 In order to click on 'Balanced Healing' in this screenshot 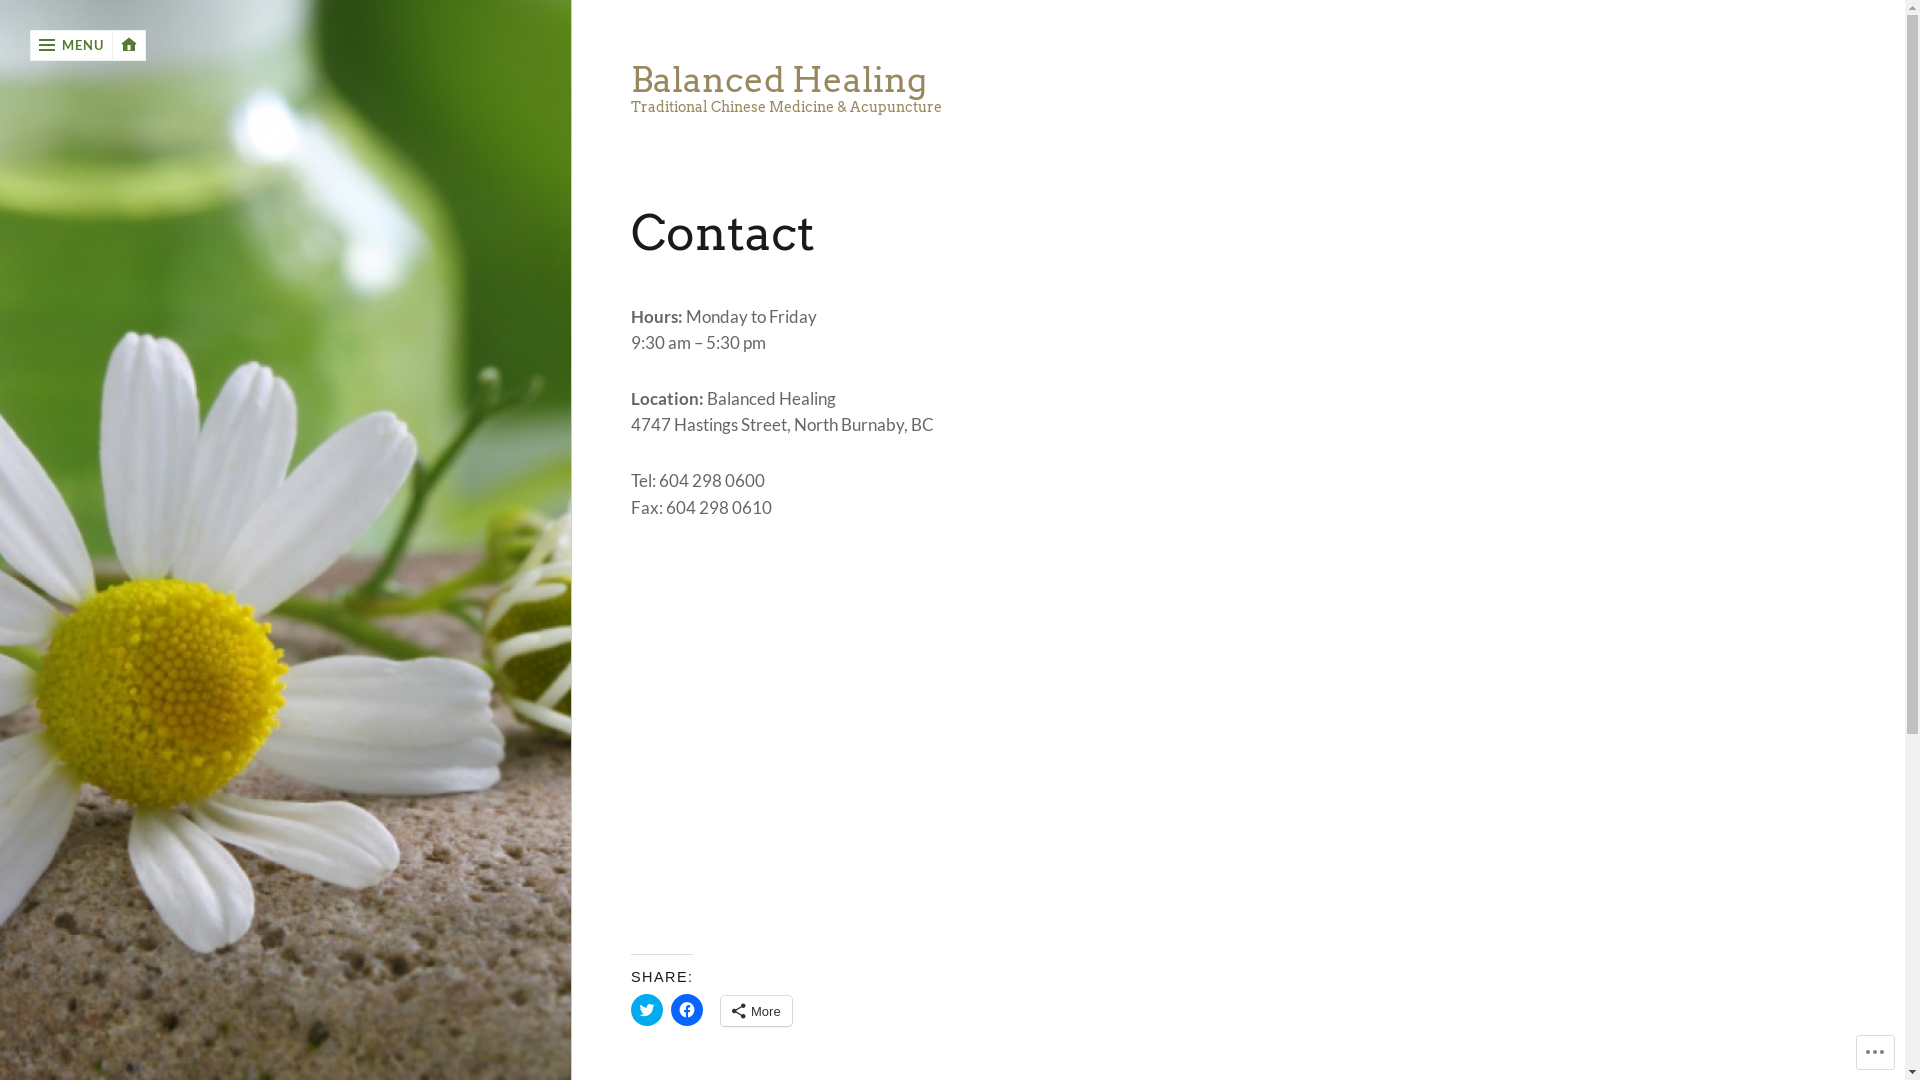, I will do `click(629, 79)`.